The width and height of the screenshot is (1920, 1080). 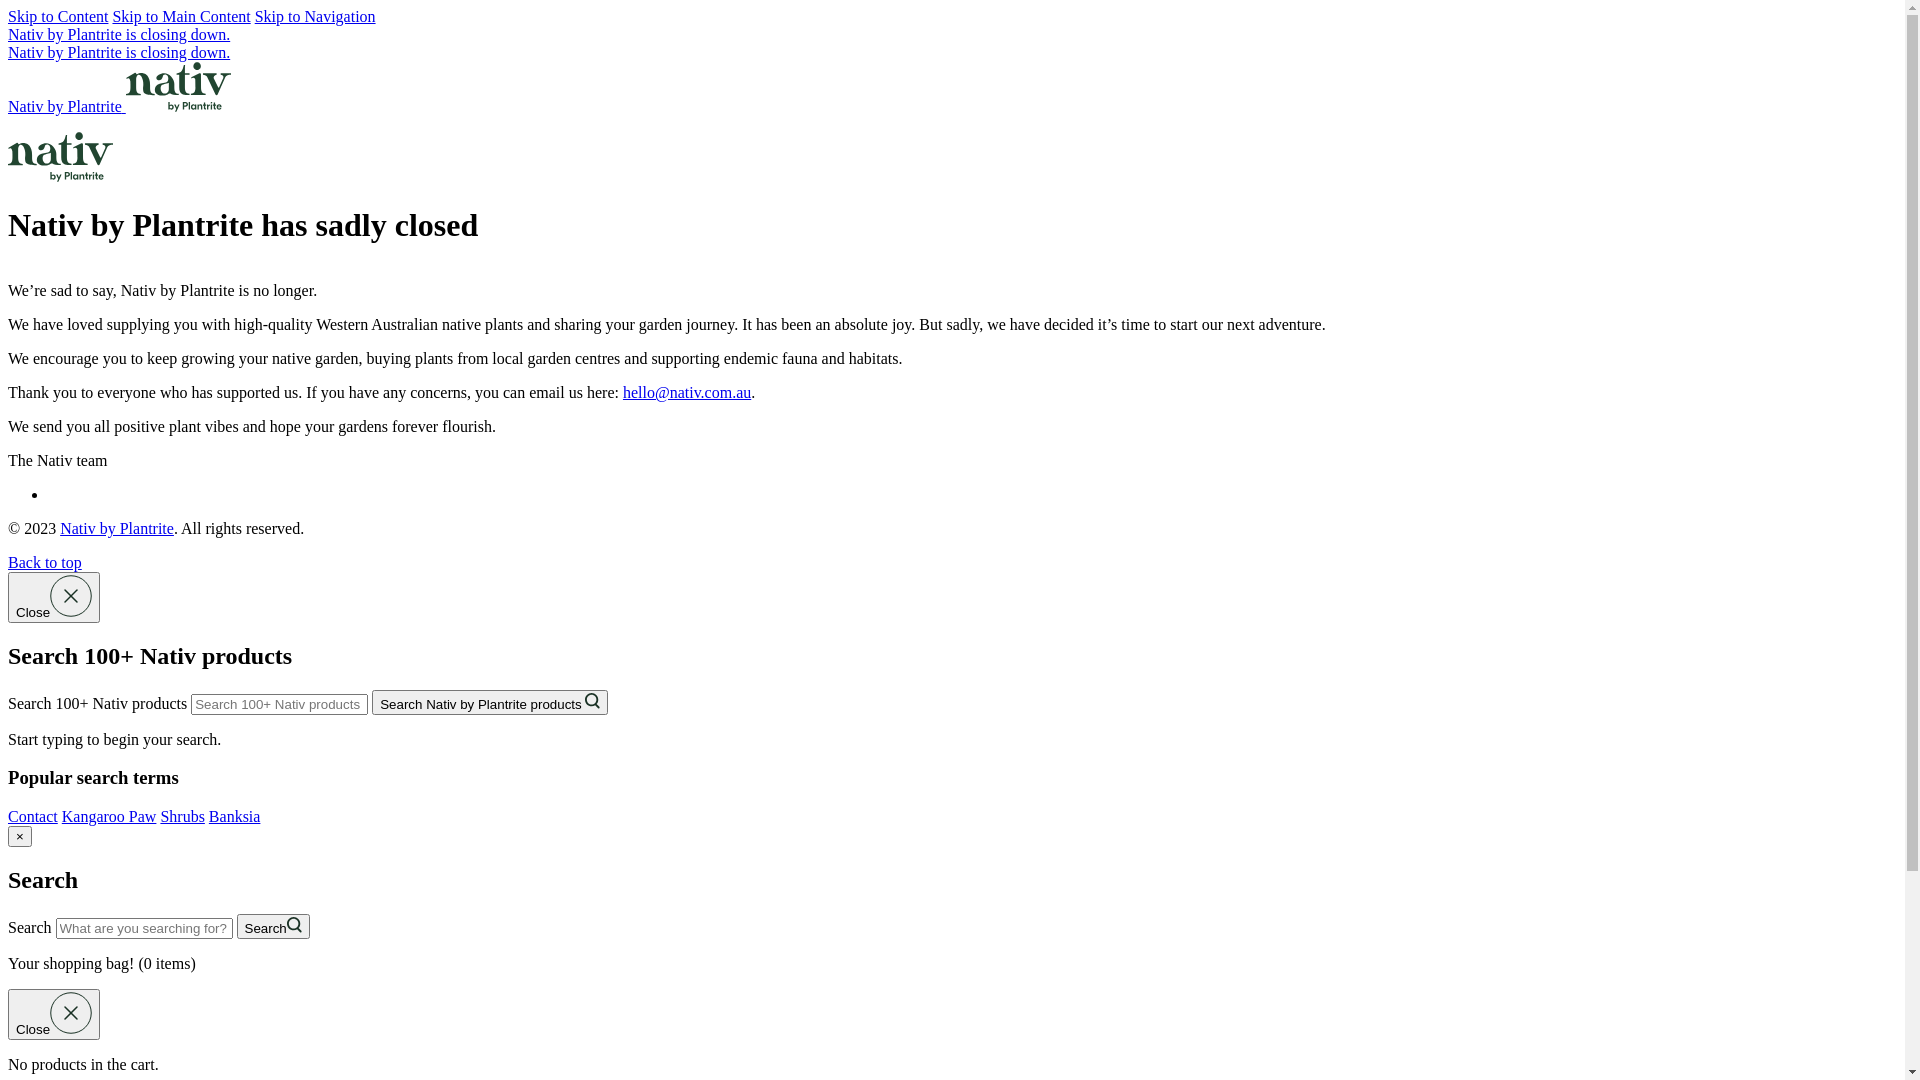 What do you see at coordinates (686, 392) in the screenshot?
I see `'hello@nativ.com.au'` at bounding box center [686, 392].